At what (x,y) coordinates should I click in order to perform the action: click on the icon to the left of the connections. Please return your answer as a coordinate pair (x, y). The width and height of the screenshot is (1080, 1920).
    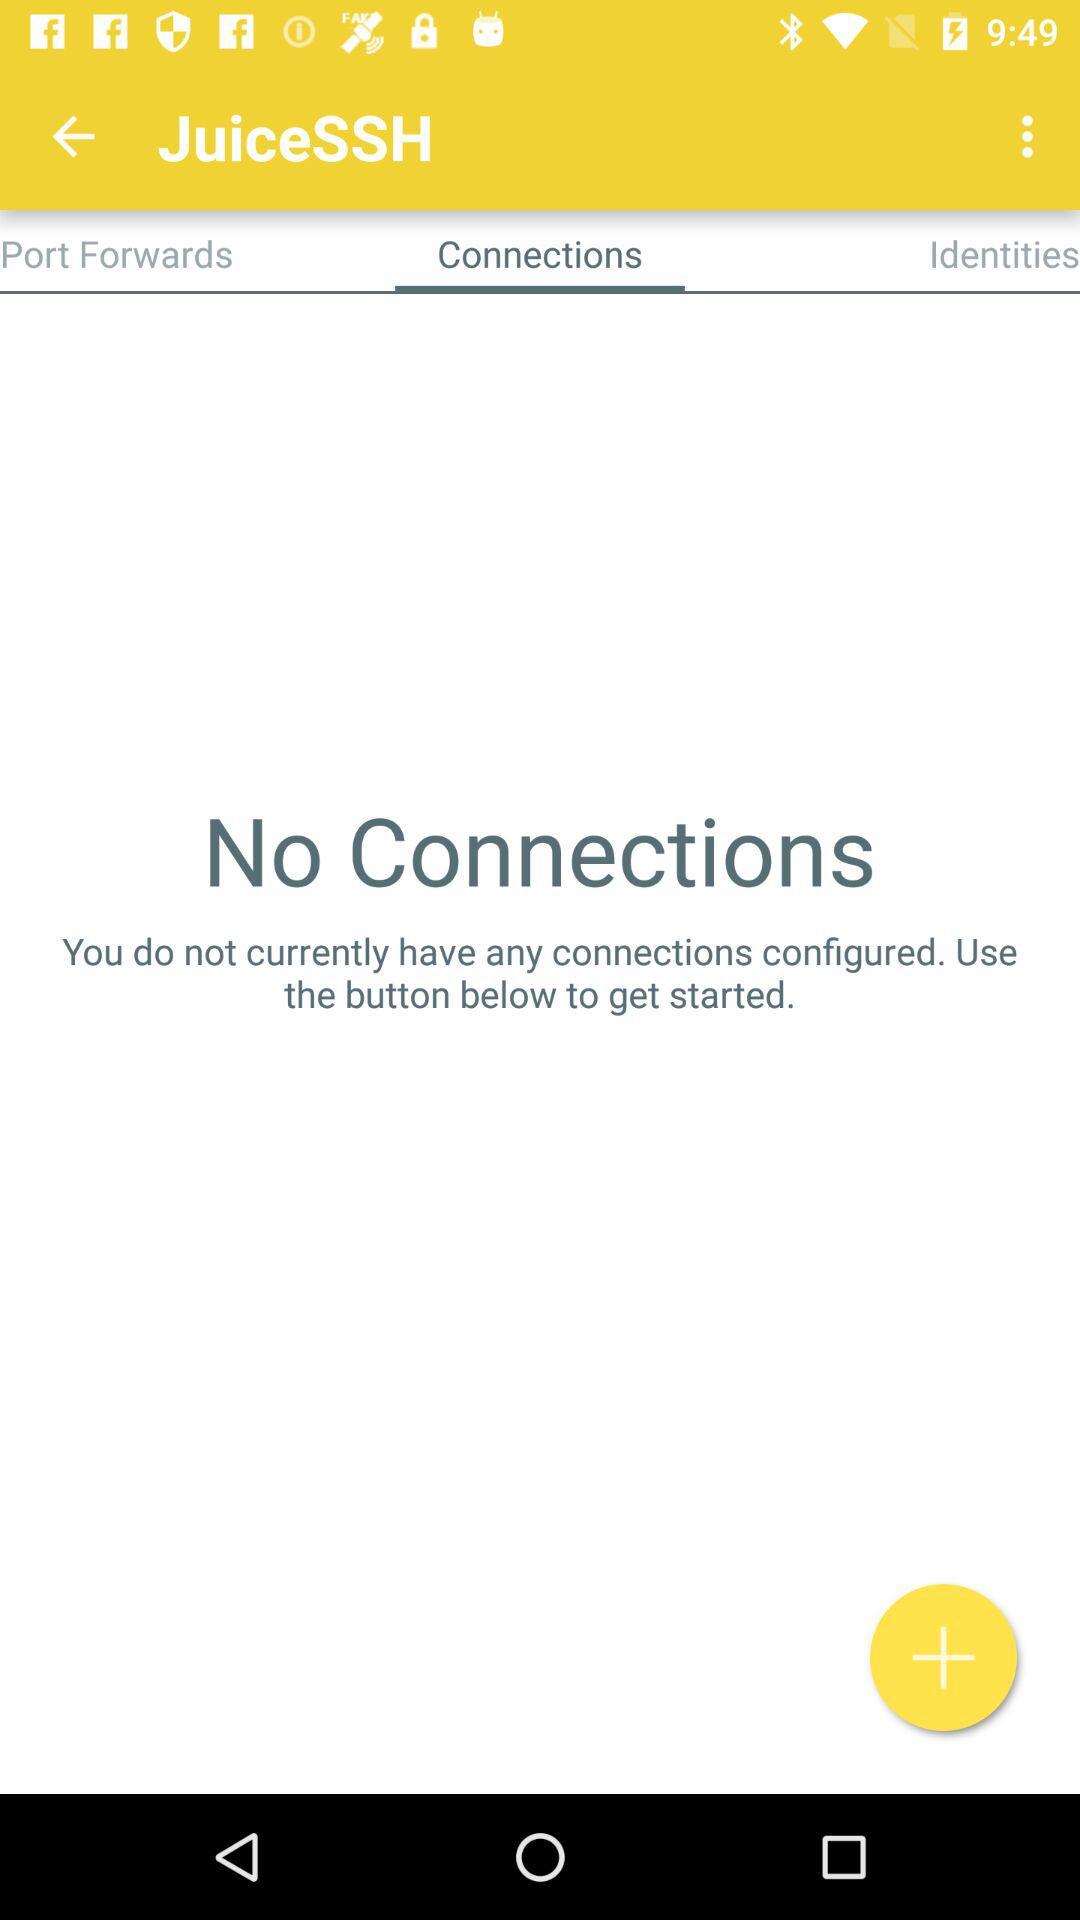
    Looking at the image, I should click on (116, 252).